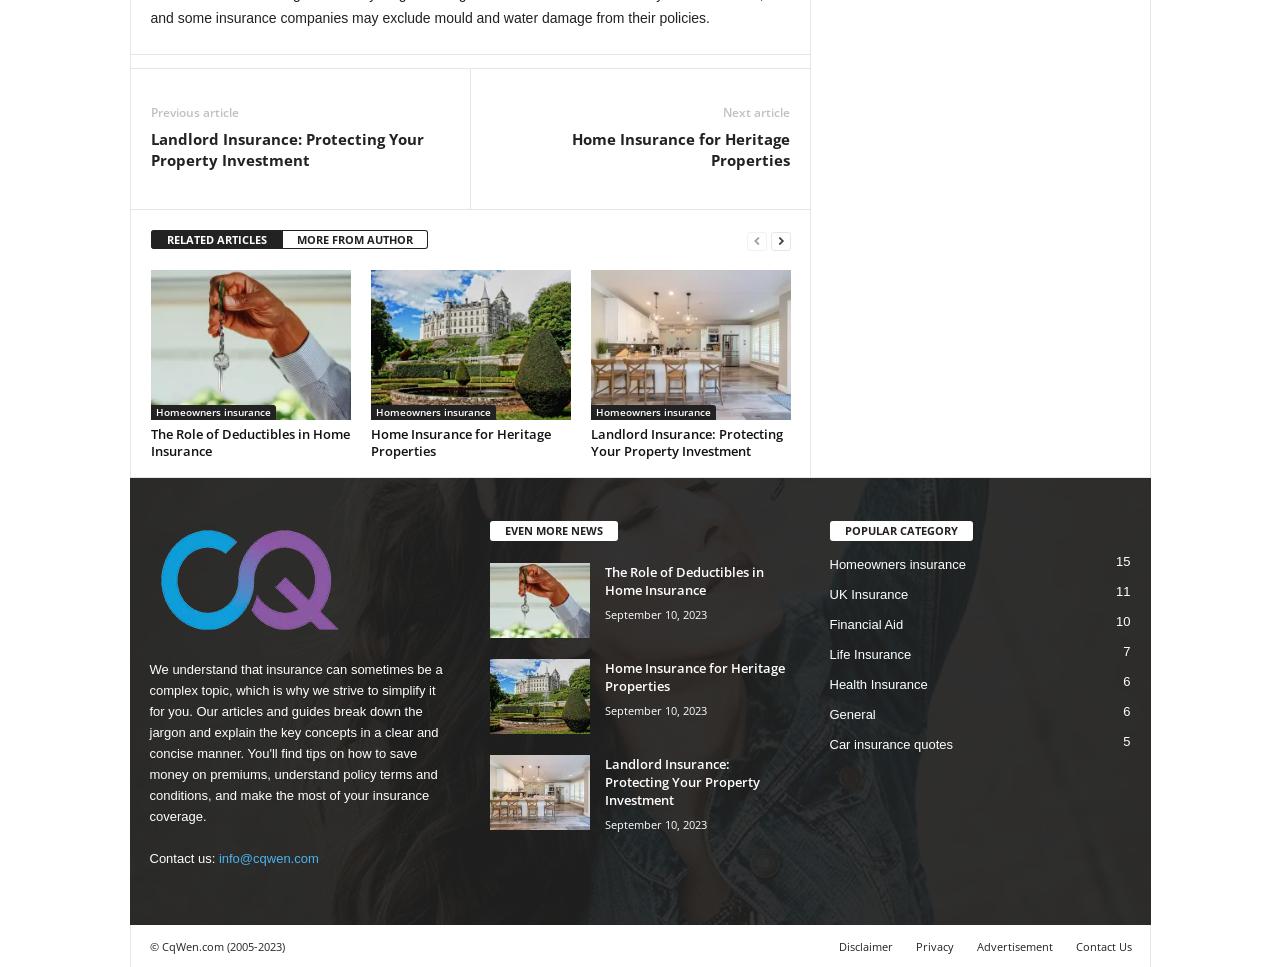 The image size is (1280, 967). Describe the element at coordinates (267, 857) in the screenshot. I see `'info@cqwen.com'` at that location.